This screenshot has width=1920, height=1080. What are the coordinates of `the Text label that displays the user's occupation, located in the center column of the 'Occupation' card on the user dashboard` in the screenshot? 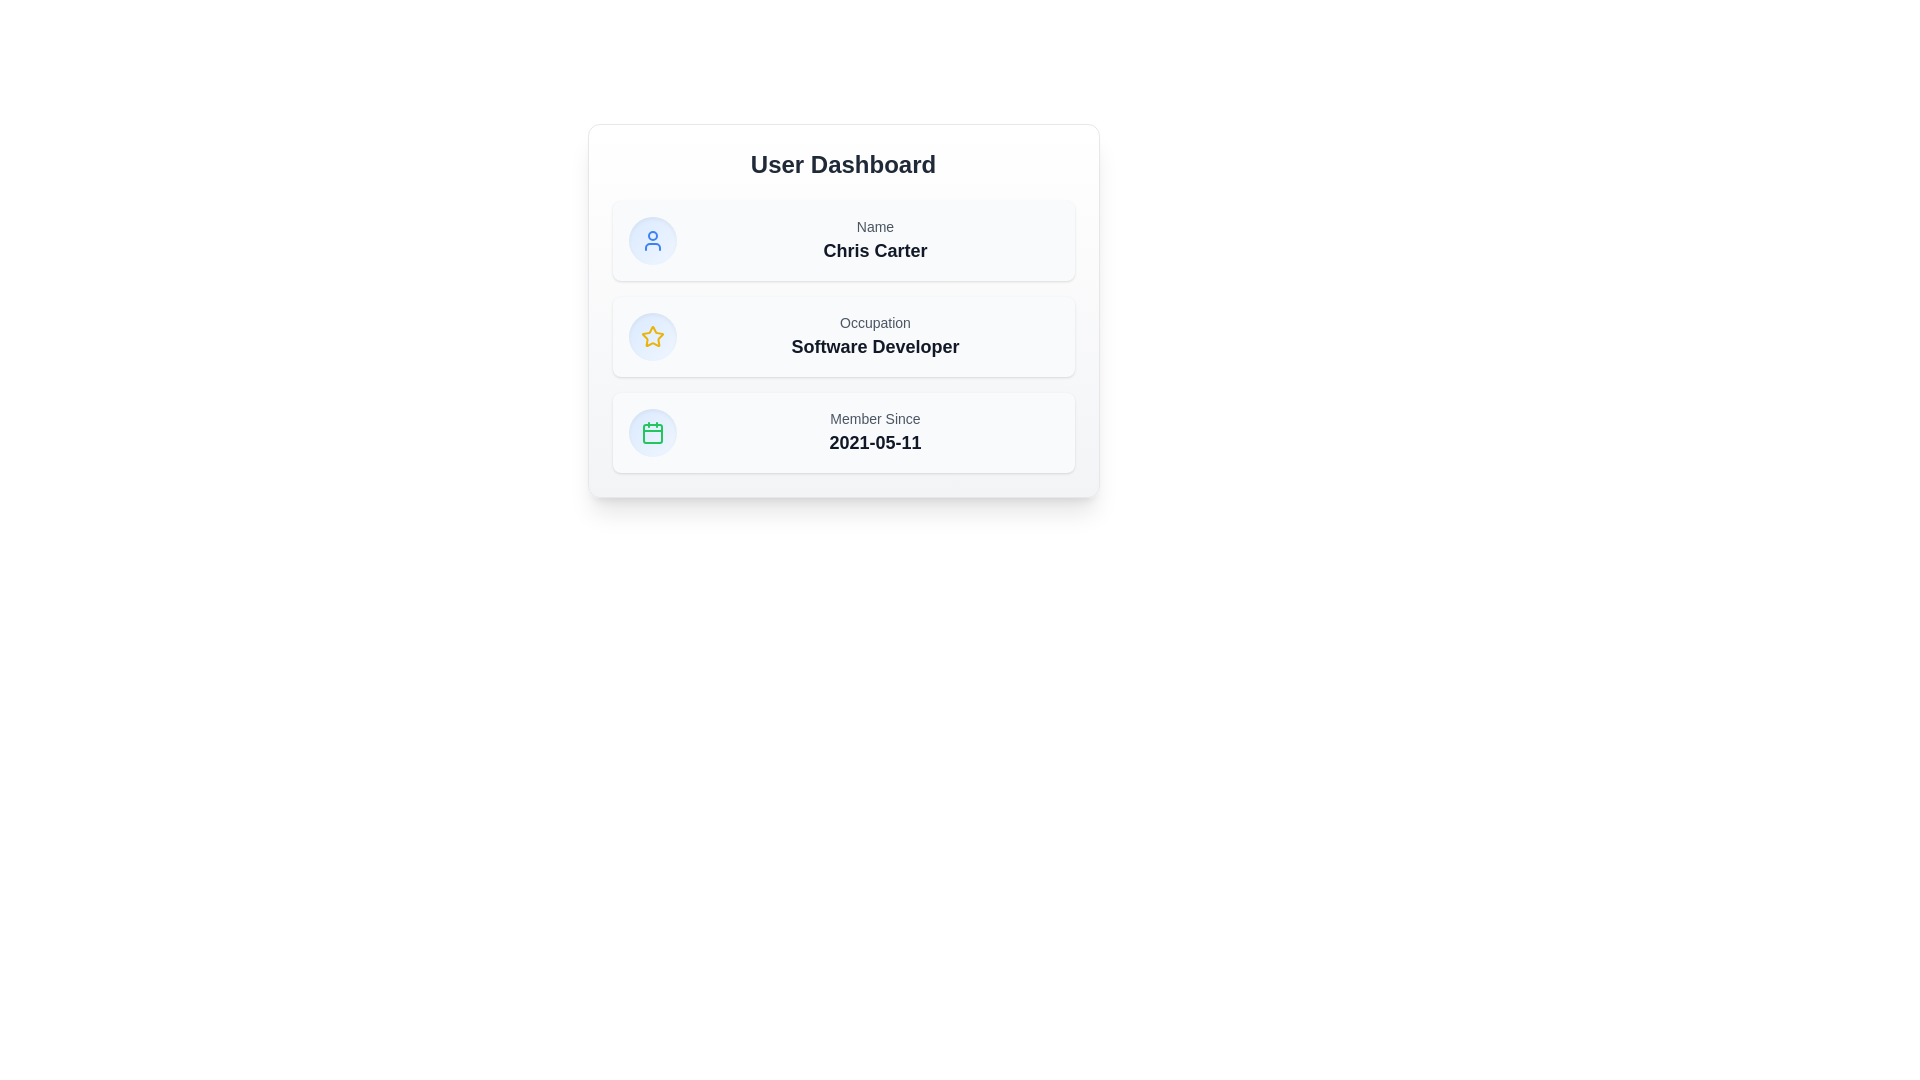 It's located at (875, 346).